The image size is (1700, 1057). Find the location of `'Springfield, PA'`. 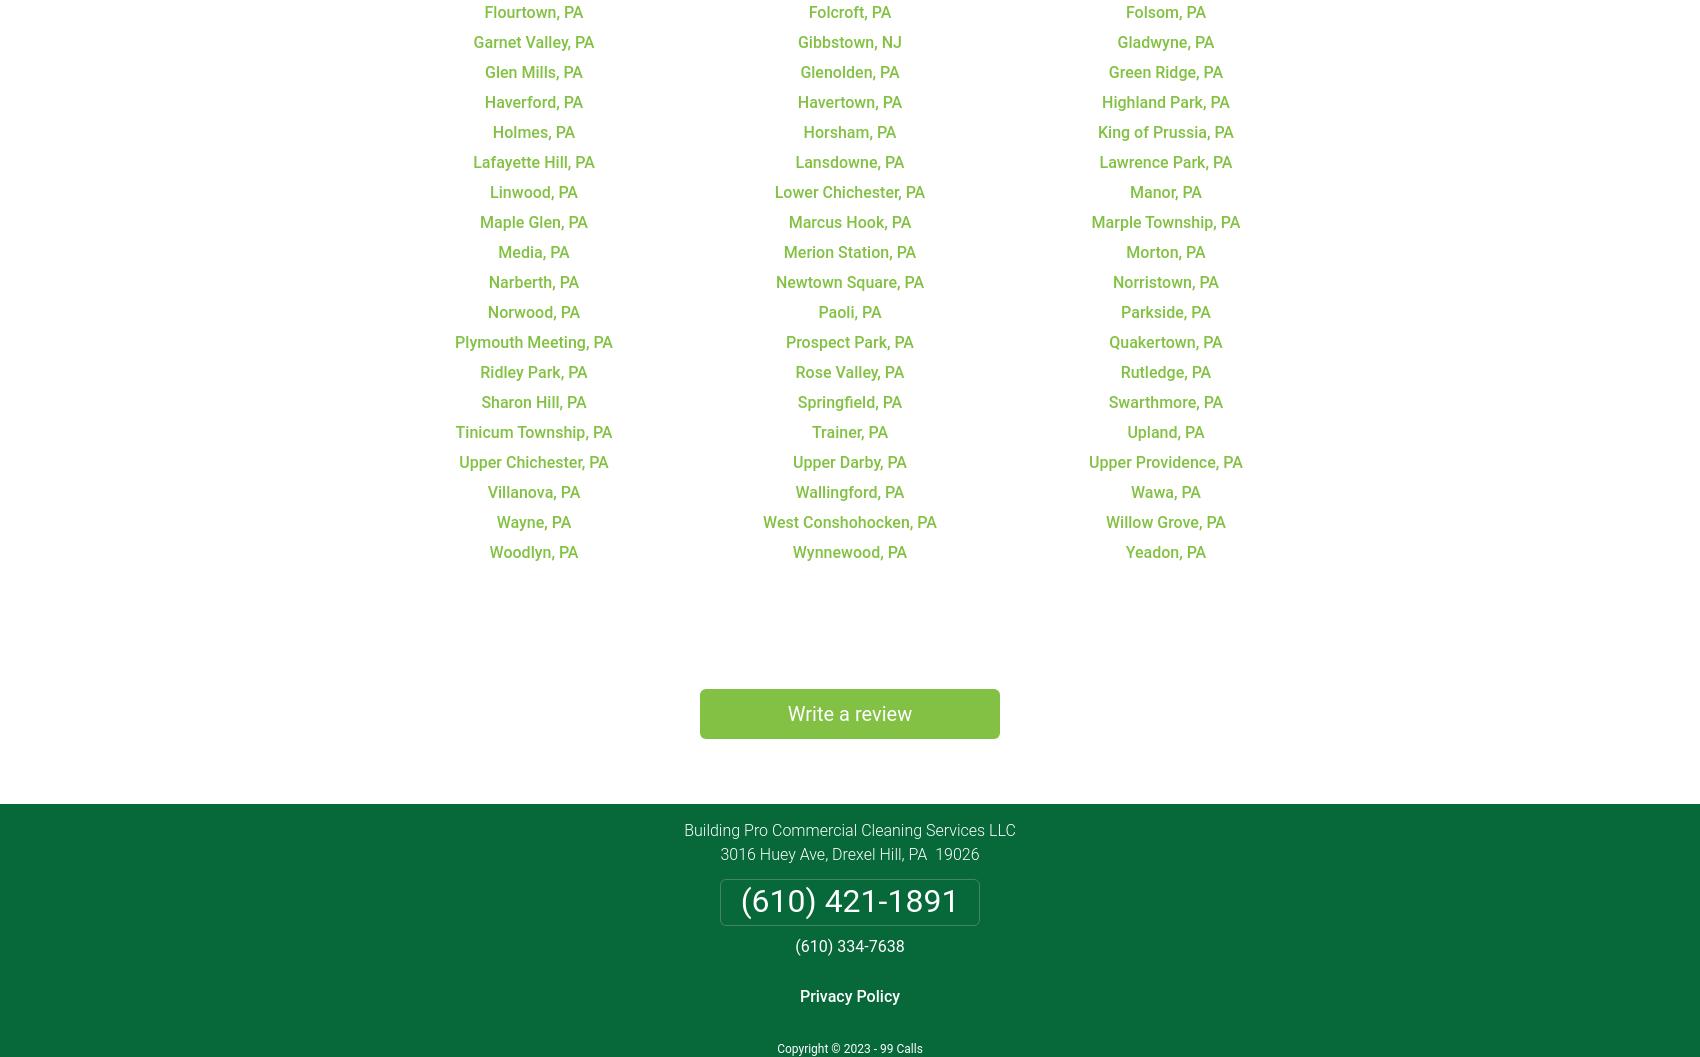

'Springfield, PA' is located at coordinates (848, 400).